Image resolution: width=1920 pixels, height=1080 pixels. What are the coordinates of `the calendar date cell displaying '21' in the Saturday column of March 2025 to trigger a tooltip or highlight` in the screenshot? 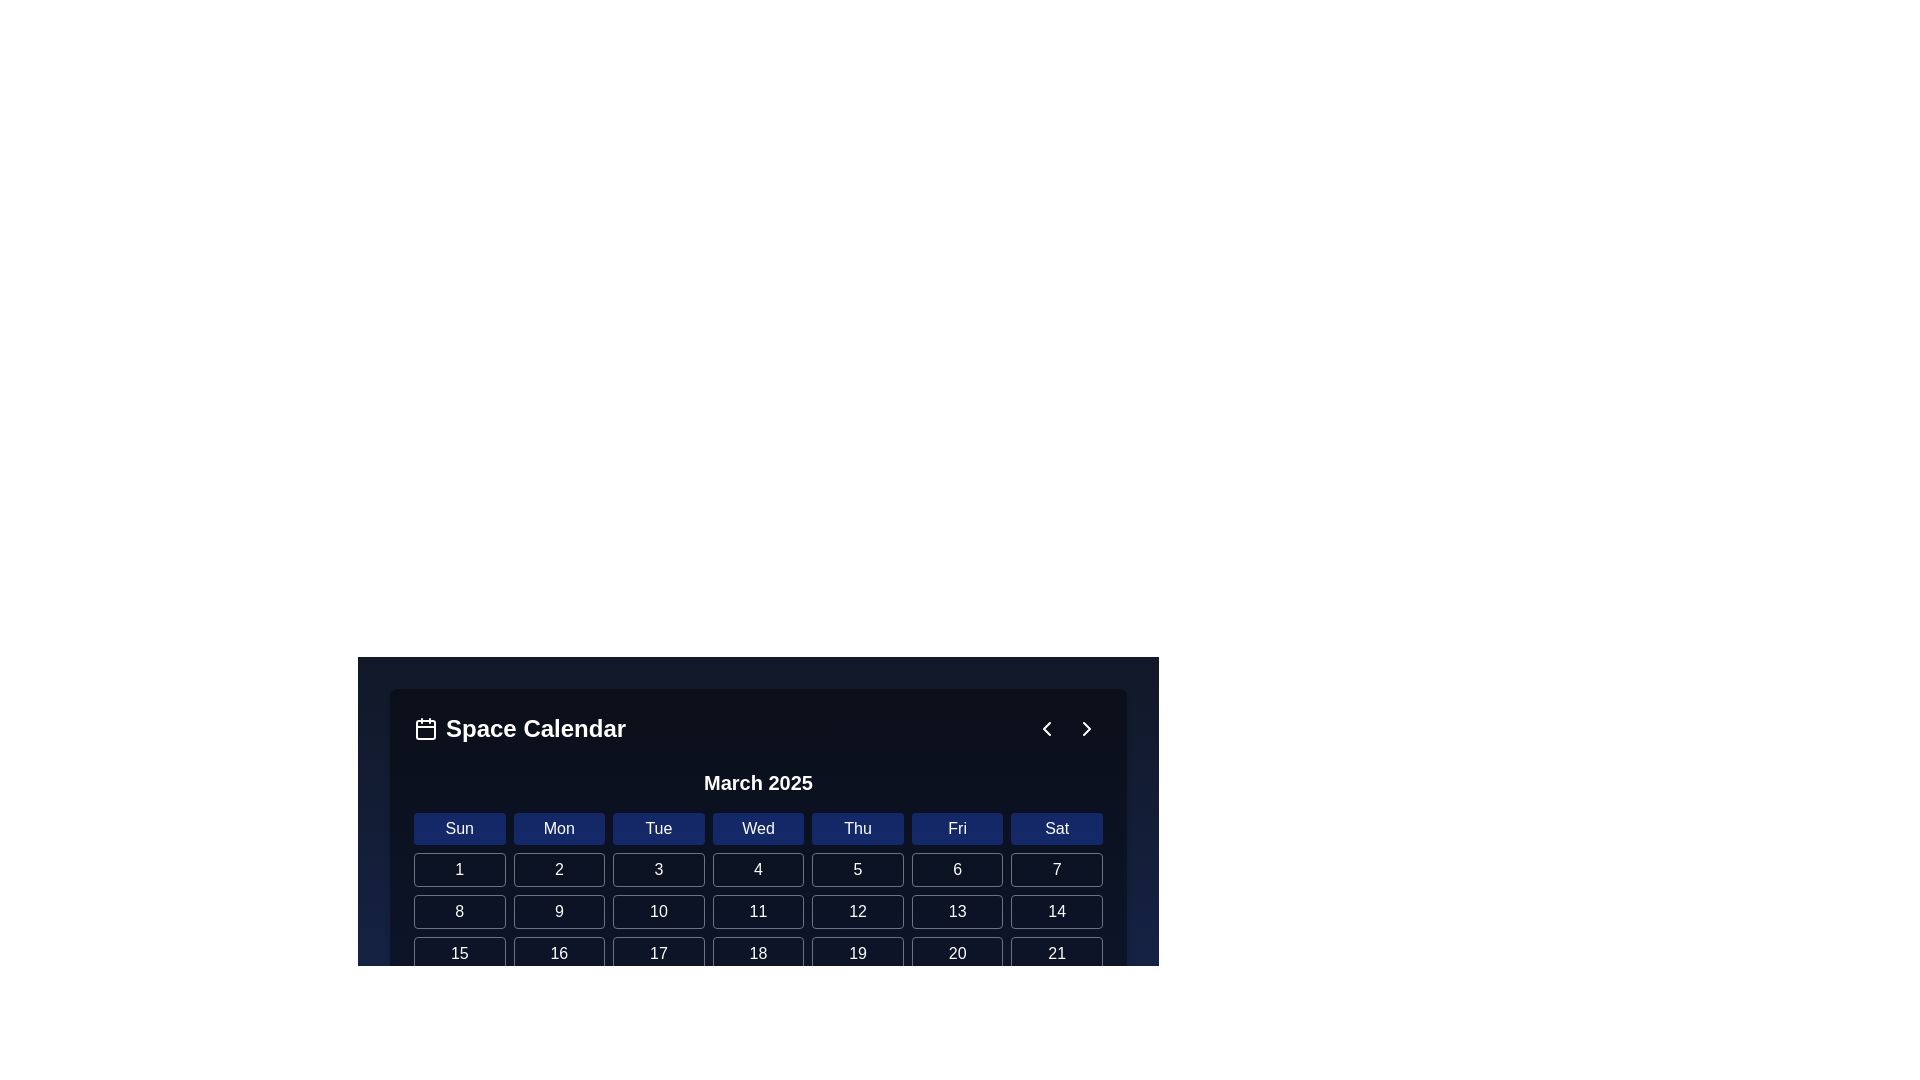 It's located at (1056, 952).